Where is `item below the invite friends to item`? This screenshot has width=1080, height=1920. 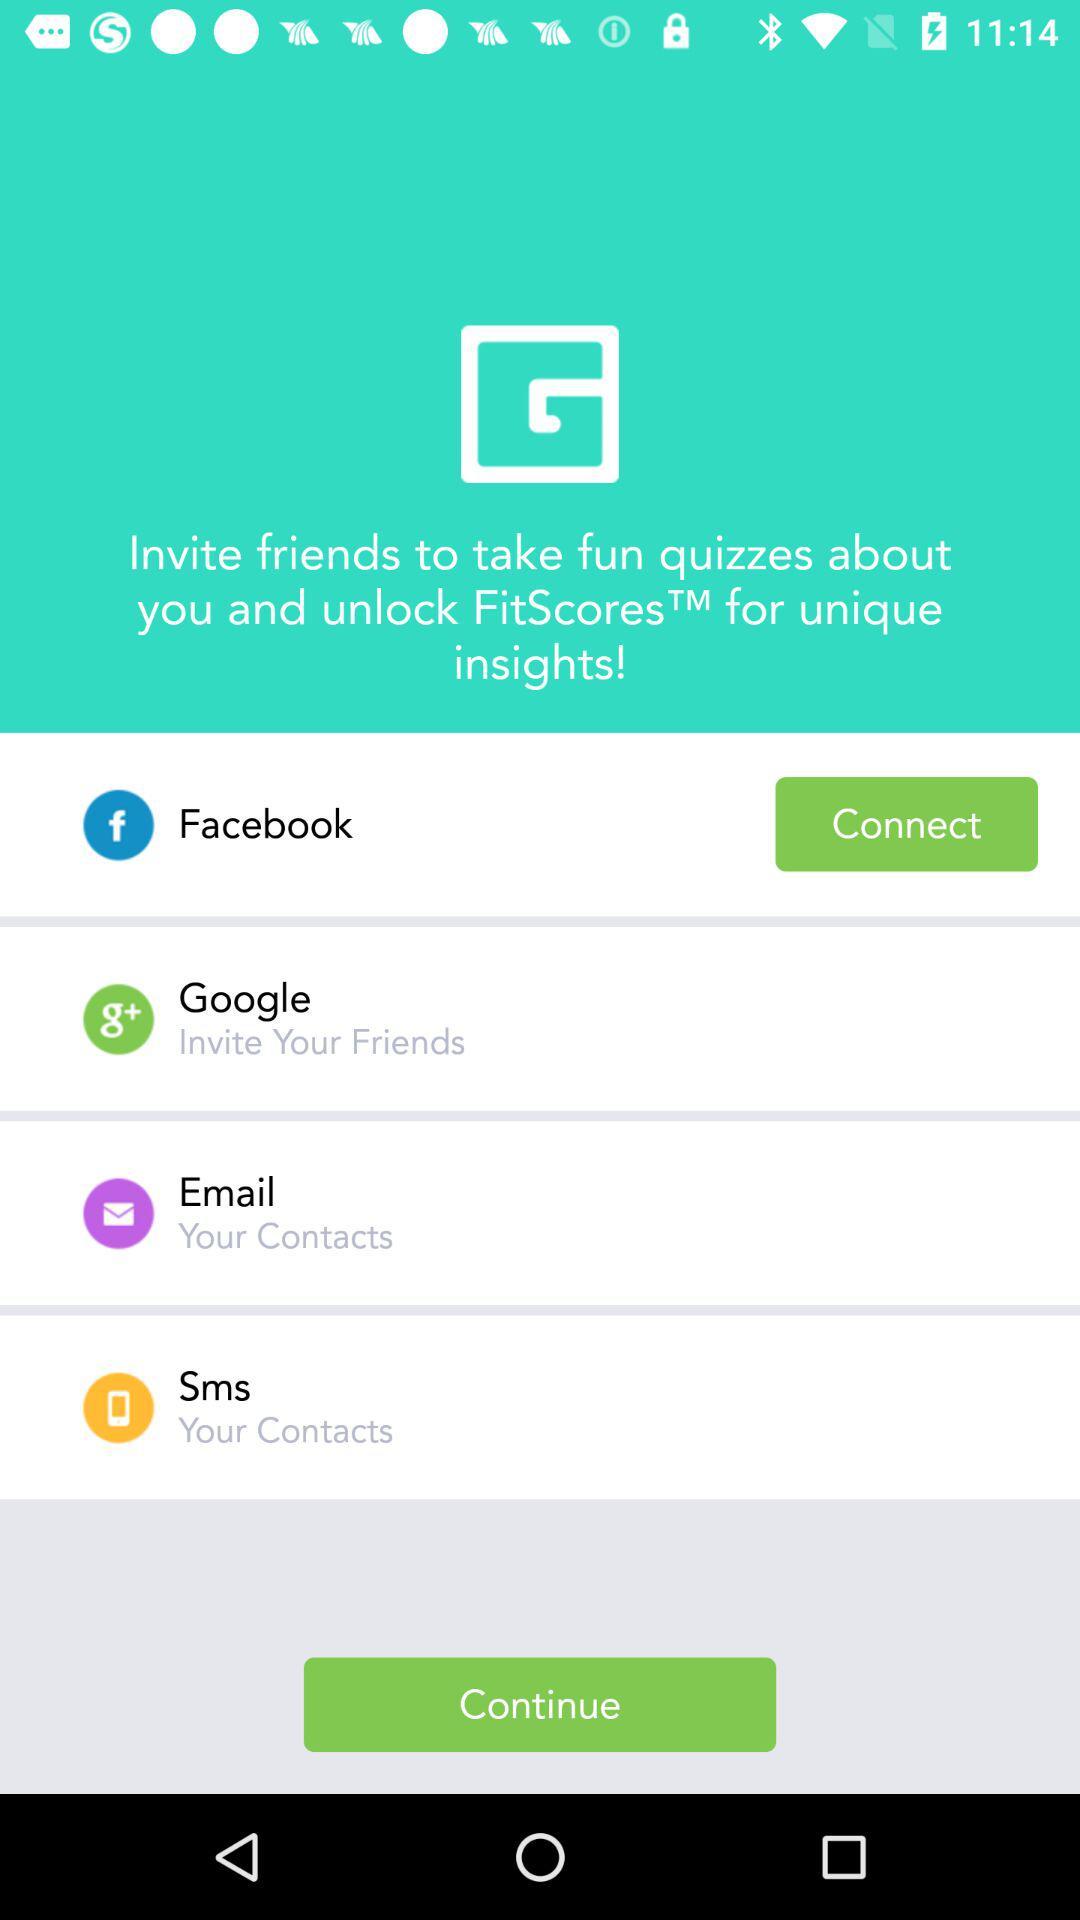
item below the invite friends to item is located at coordinates (906, 824).